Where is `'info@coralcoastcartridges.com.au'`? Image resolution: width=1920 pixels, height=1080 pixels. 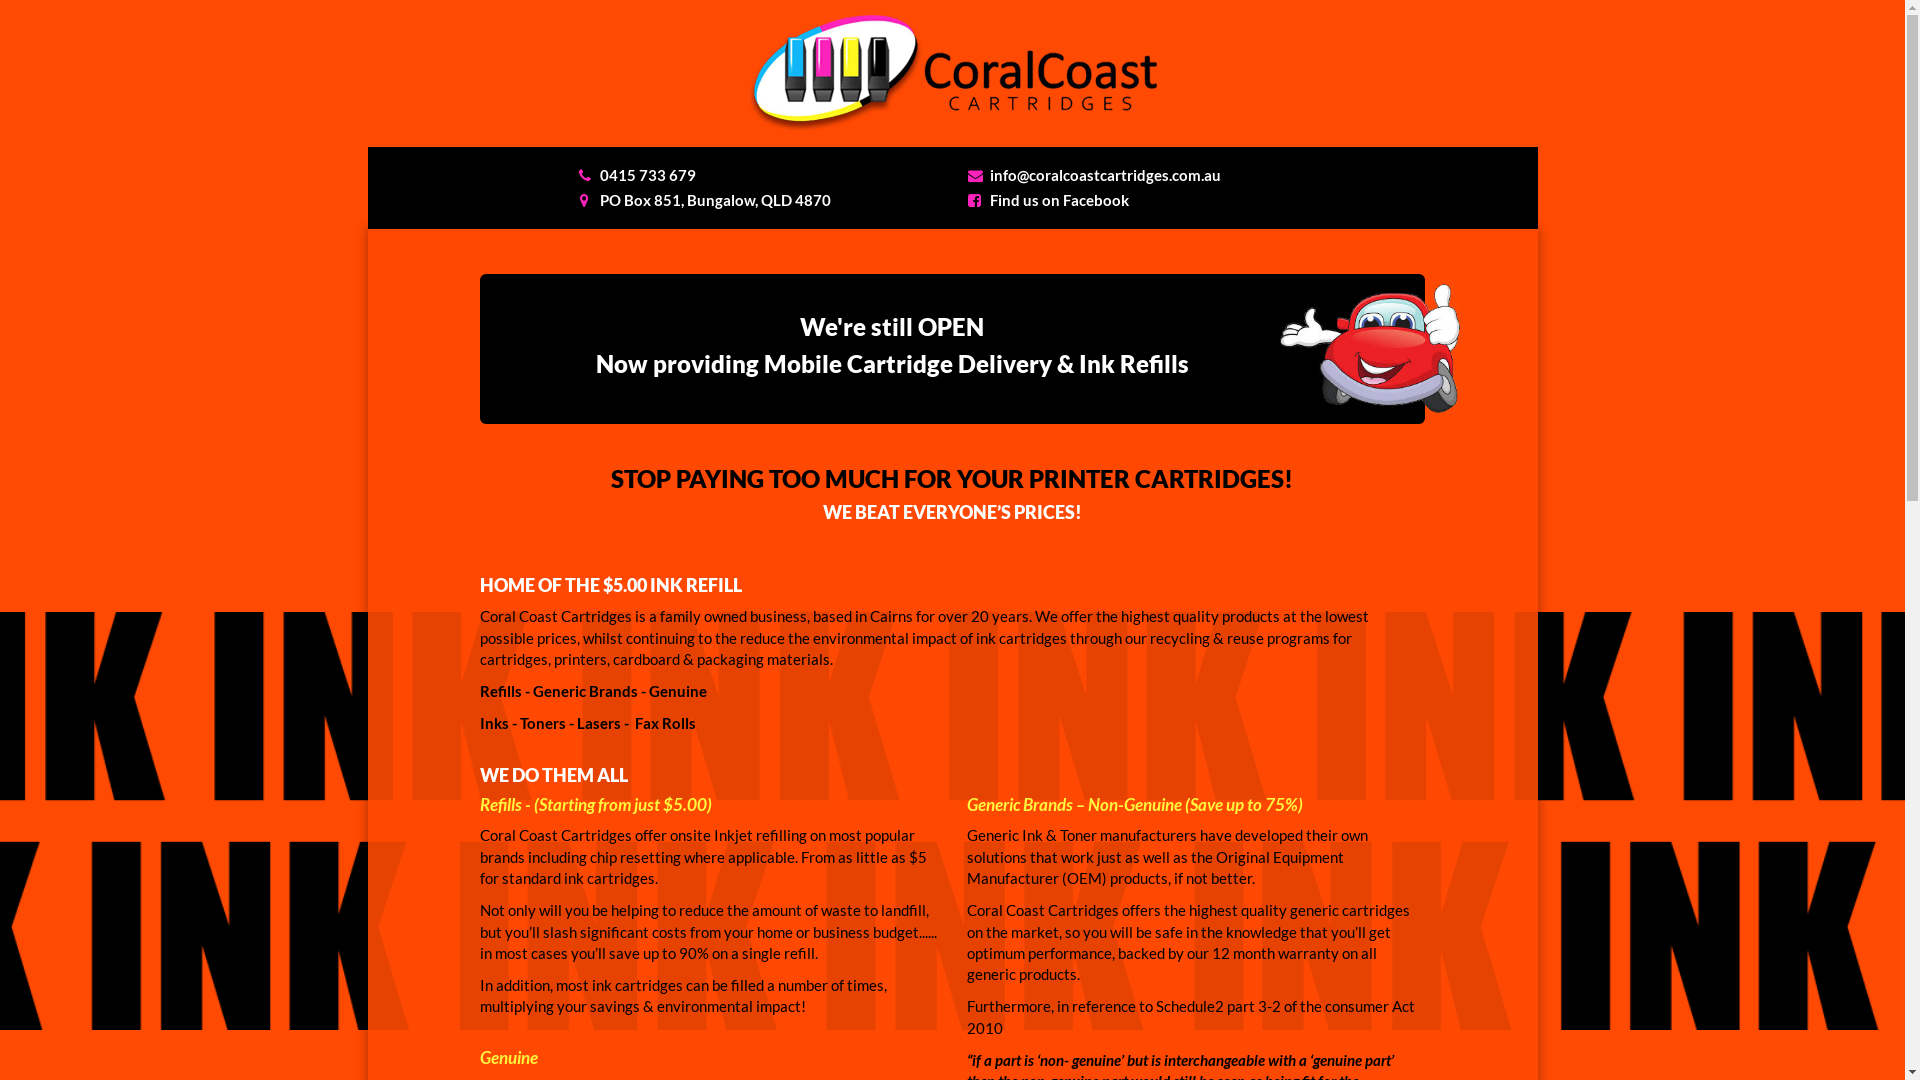 'info@coralcoastcartridges.com.au' is located at coordinates (989, 173).